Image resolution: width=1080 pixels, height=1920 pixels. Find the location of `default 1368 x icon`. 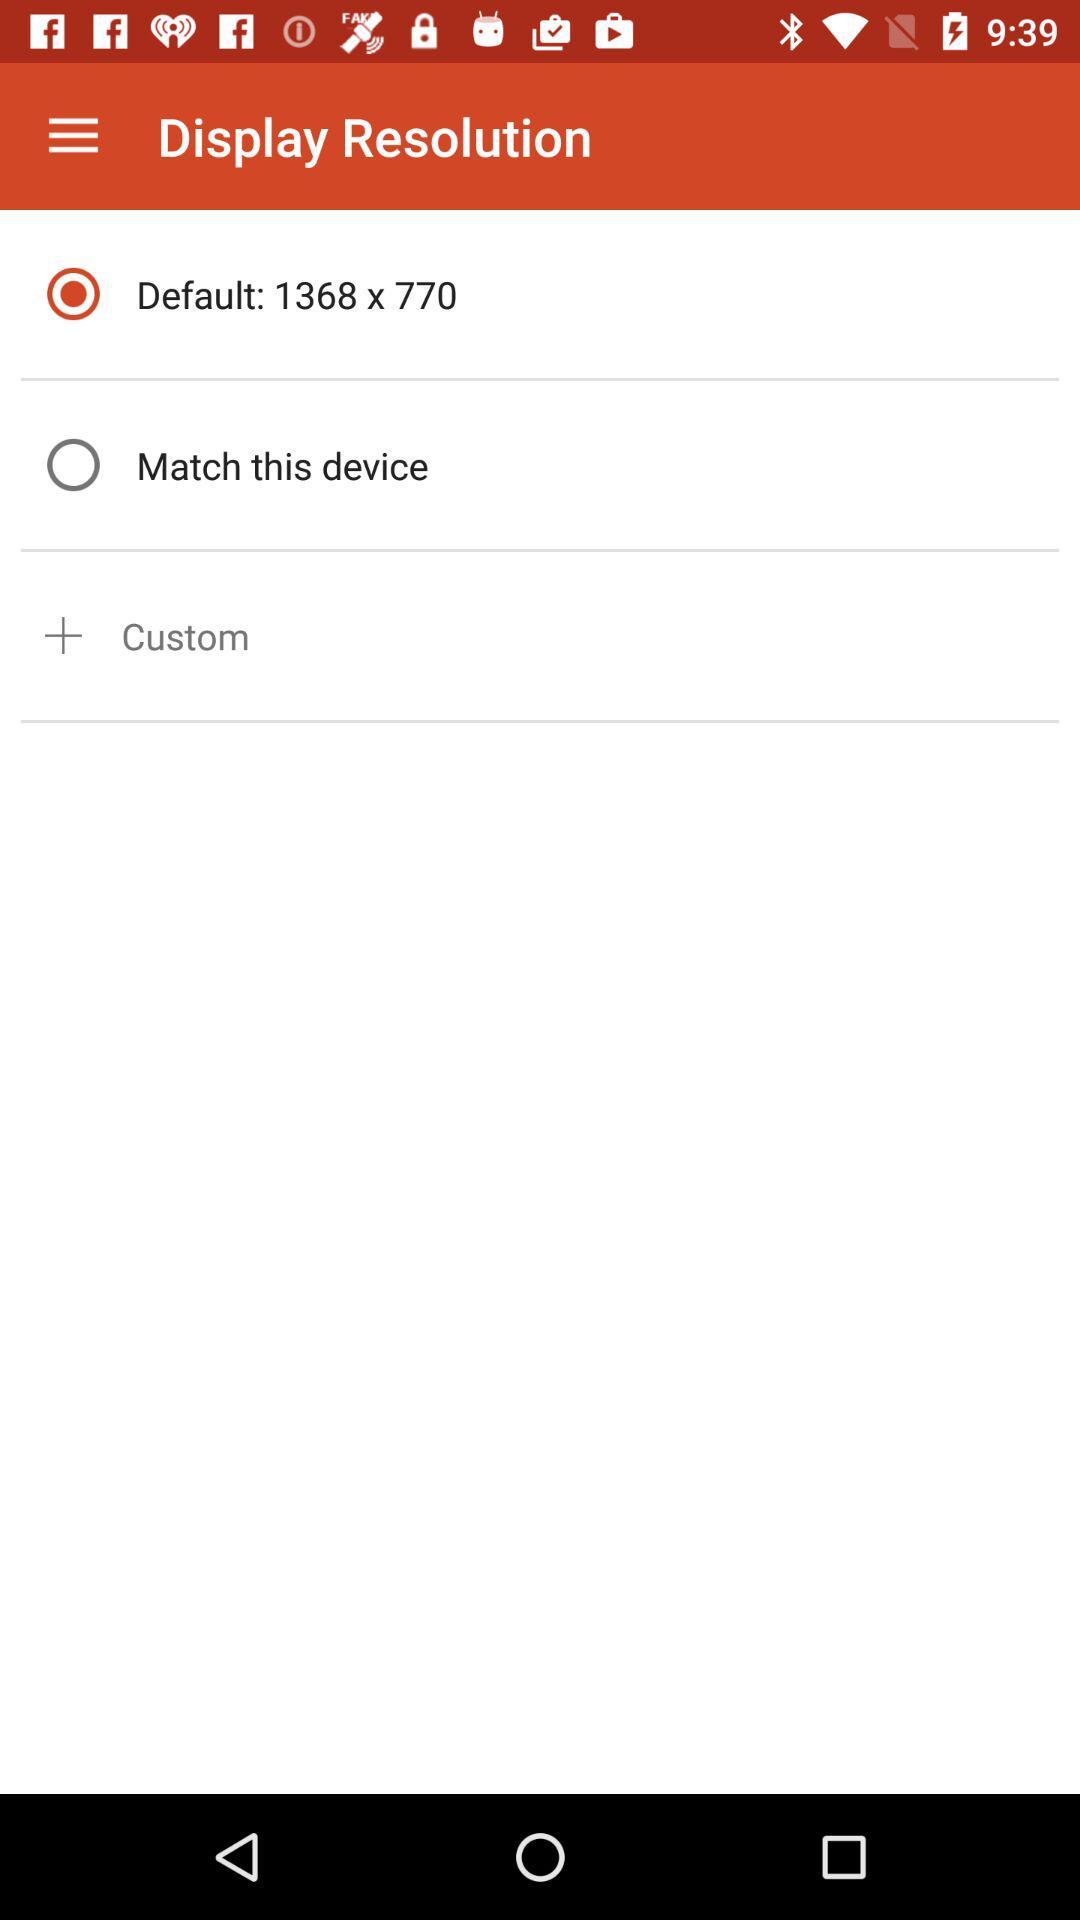

default 1368 x icon is located at coordinates (591, 292).